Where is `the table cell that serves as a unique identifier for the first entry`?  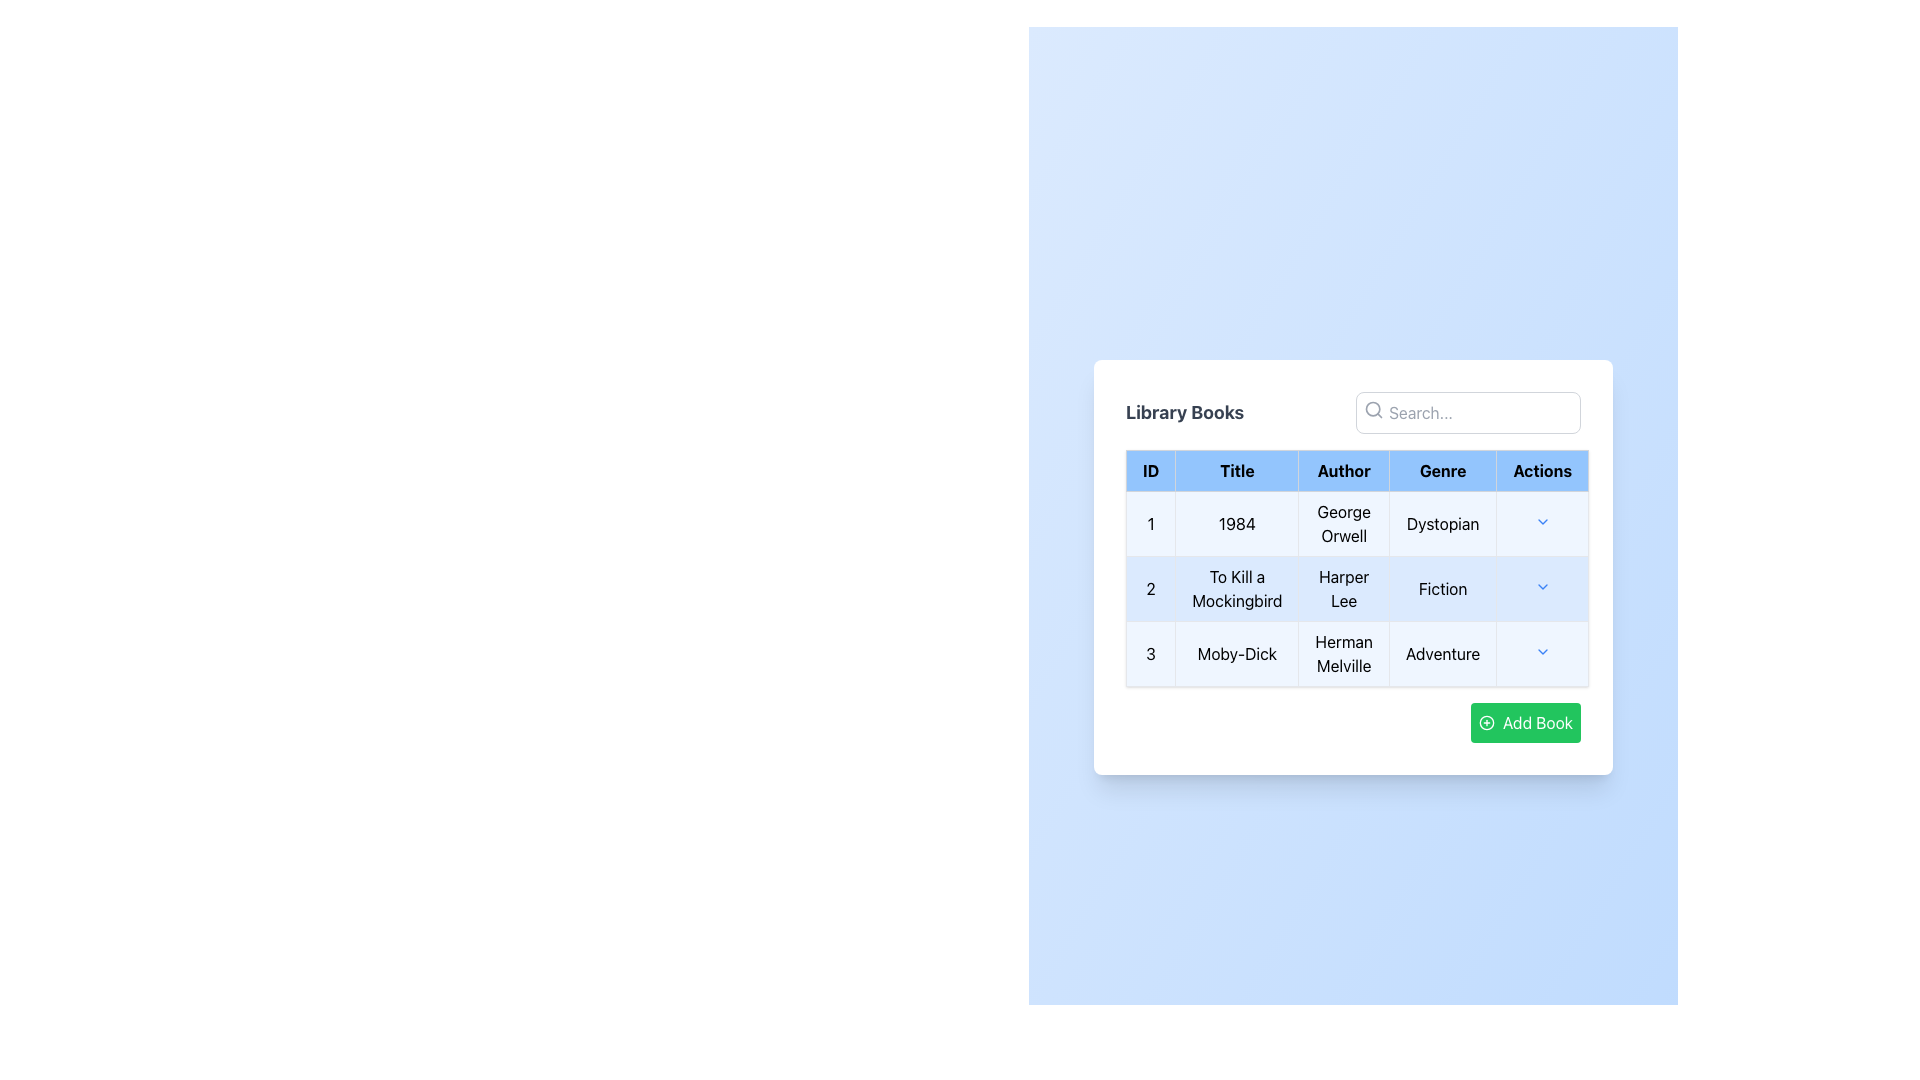
the table cell that serves as a unique identifier for the first entry is located at coordinates (1151, 522).